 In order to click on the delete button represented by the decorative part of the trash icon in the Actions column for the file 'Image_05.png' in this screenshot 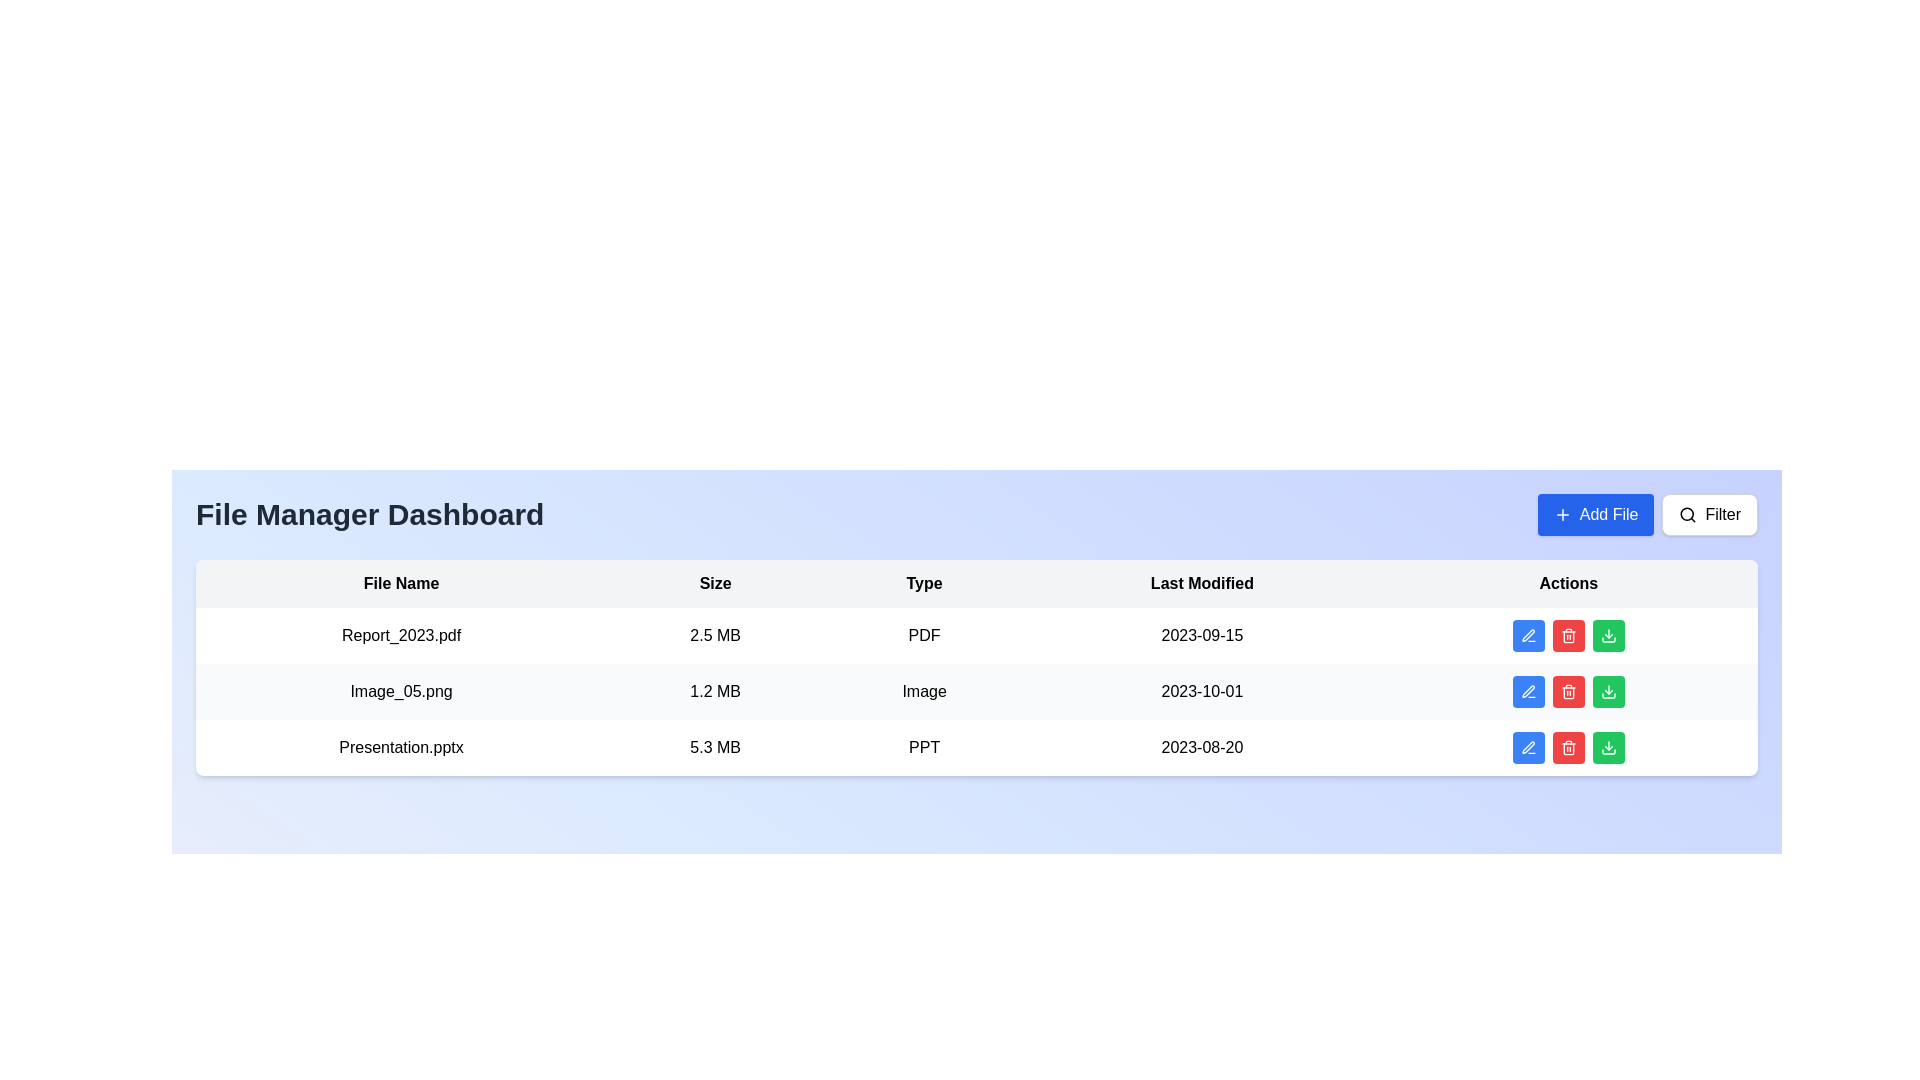, I will do `click(1567, 692)`.